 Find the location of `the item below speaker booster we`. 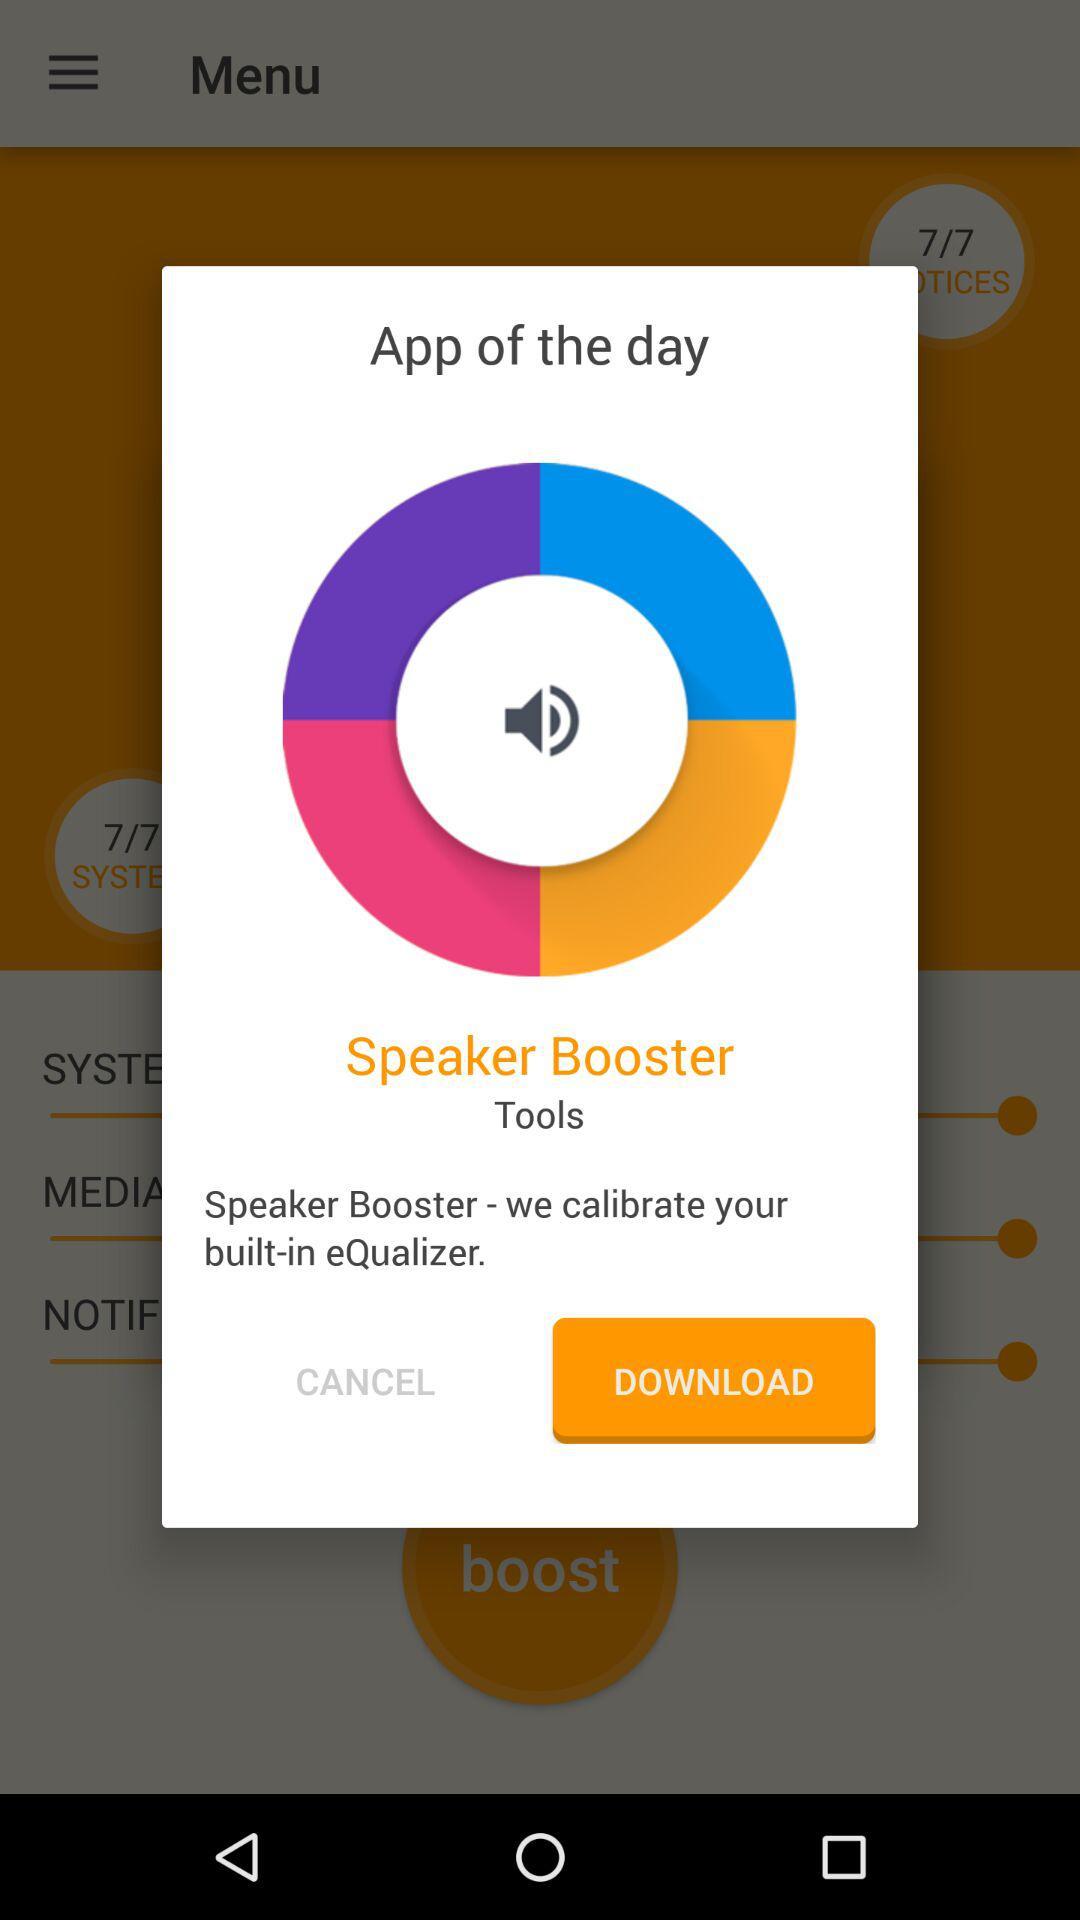

the item below speaker booster we is located at coordinates (365, 1379).